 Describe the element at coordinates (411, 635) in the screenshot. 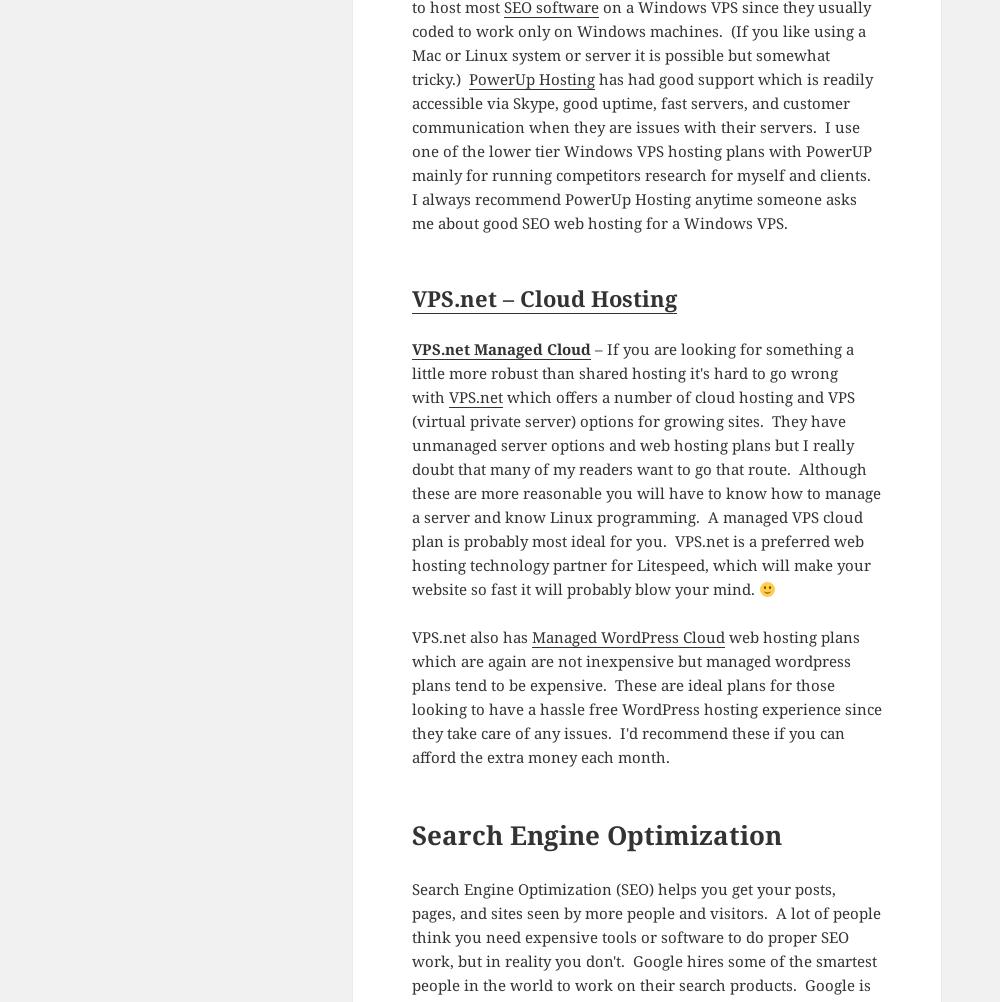

I see `'VPS.net also has'` at that location.